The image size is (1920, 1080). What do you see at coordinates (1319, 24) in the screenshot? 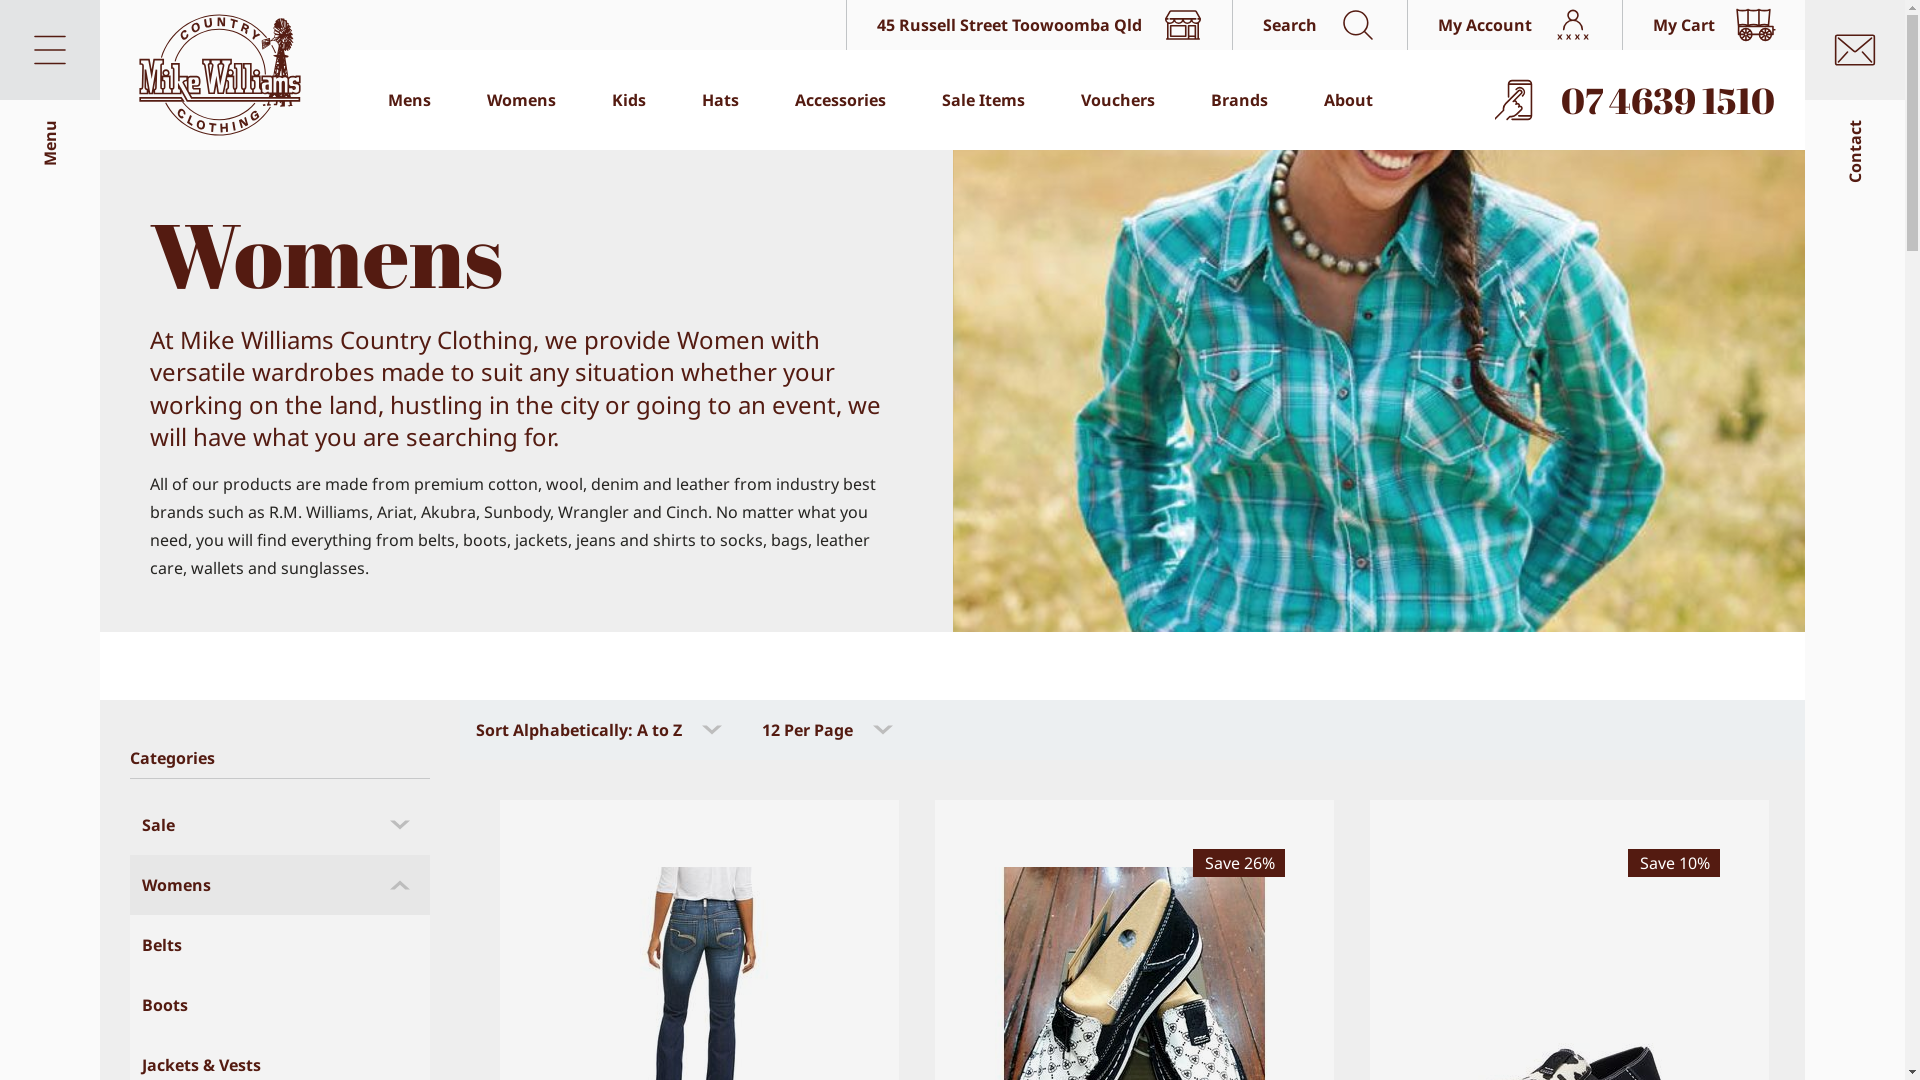
I see `'Search'` at bounding box center [1319, 24].